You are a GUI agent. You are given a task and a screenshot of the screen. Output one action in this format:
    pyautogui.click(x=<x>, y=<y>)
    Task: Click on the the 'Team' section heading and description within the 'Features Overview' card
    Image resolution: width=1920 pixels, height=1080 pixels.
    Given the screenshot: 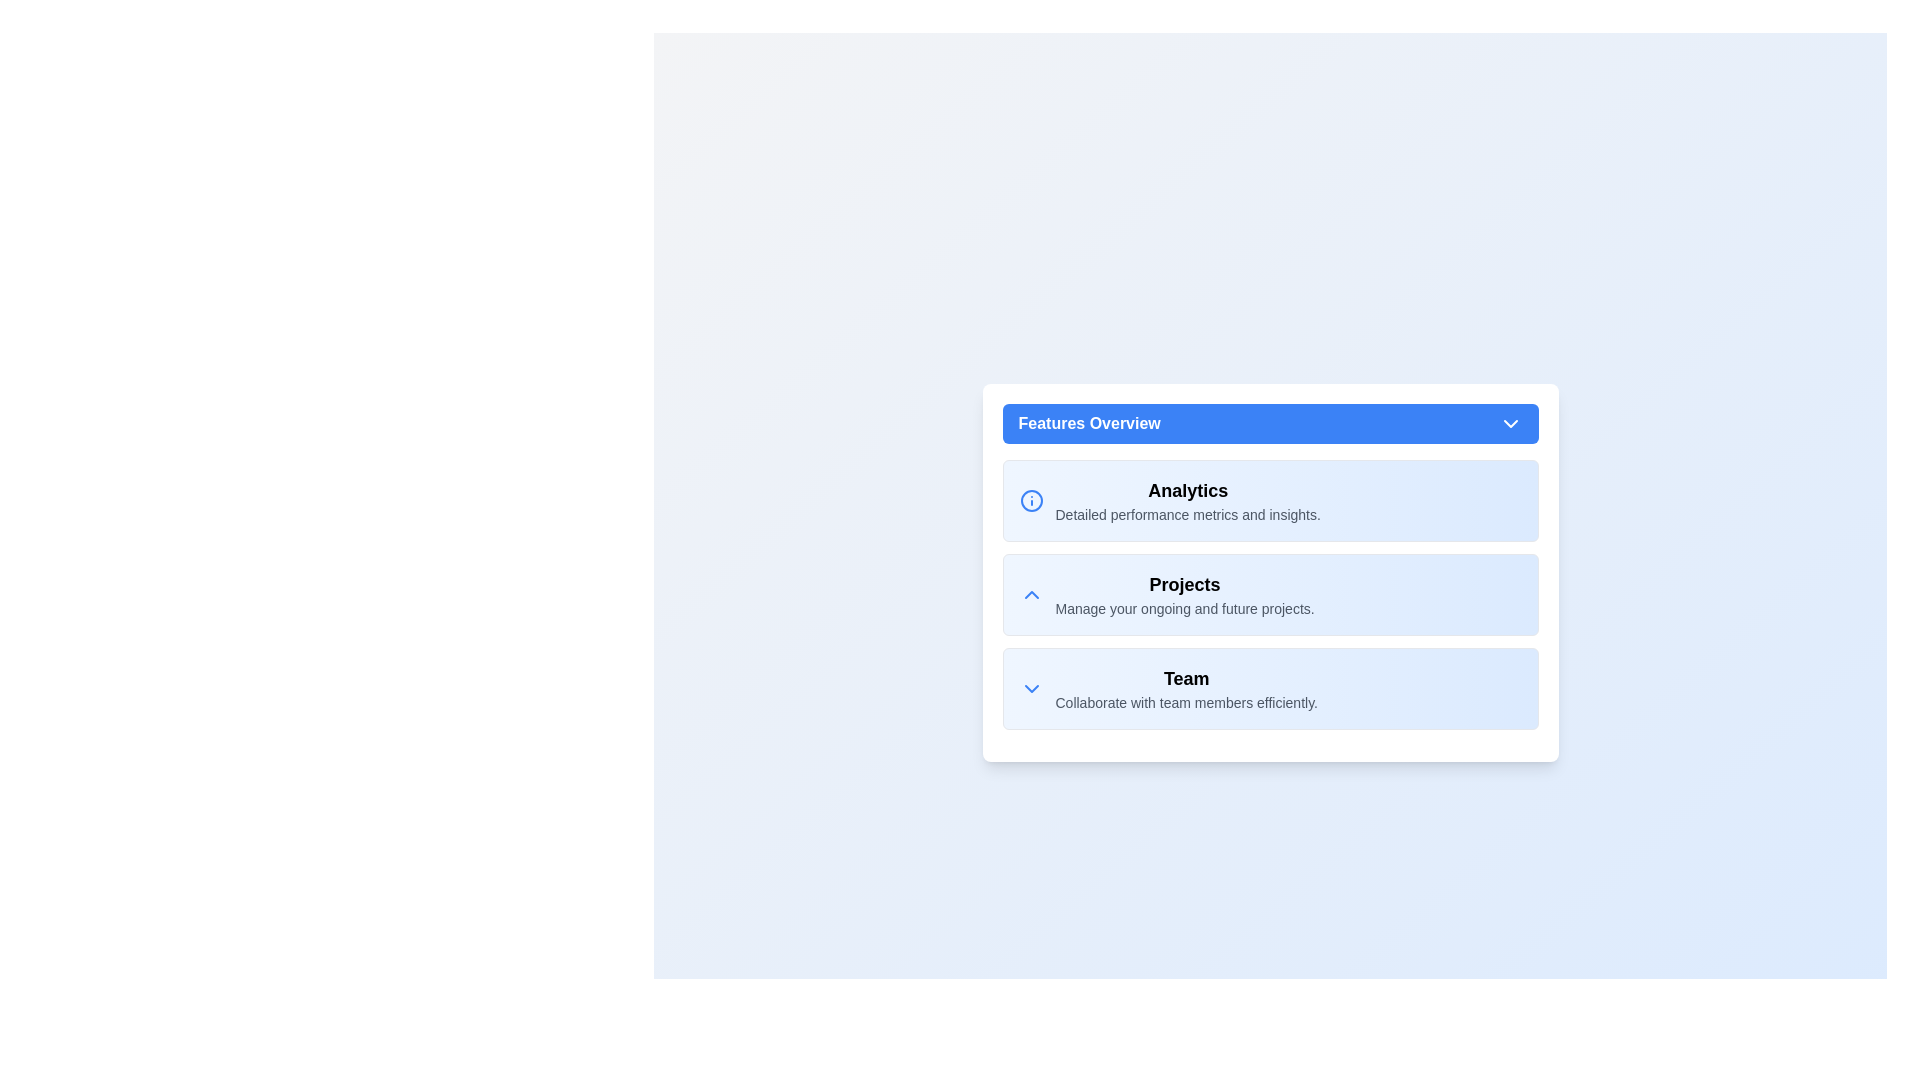 What is the action you would take?
    pyautogui.click(x=1186, y=688)
    